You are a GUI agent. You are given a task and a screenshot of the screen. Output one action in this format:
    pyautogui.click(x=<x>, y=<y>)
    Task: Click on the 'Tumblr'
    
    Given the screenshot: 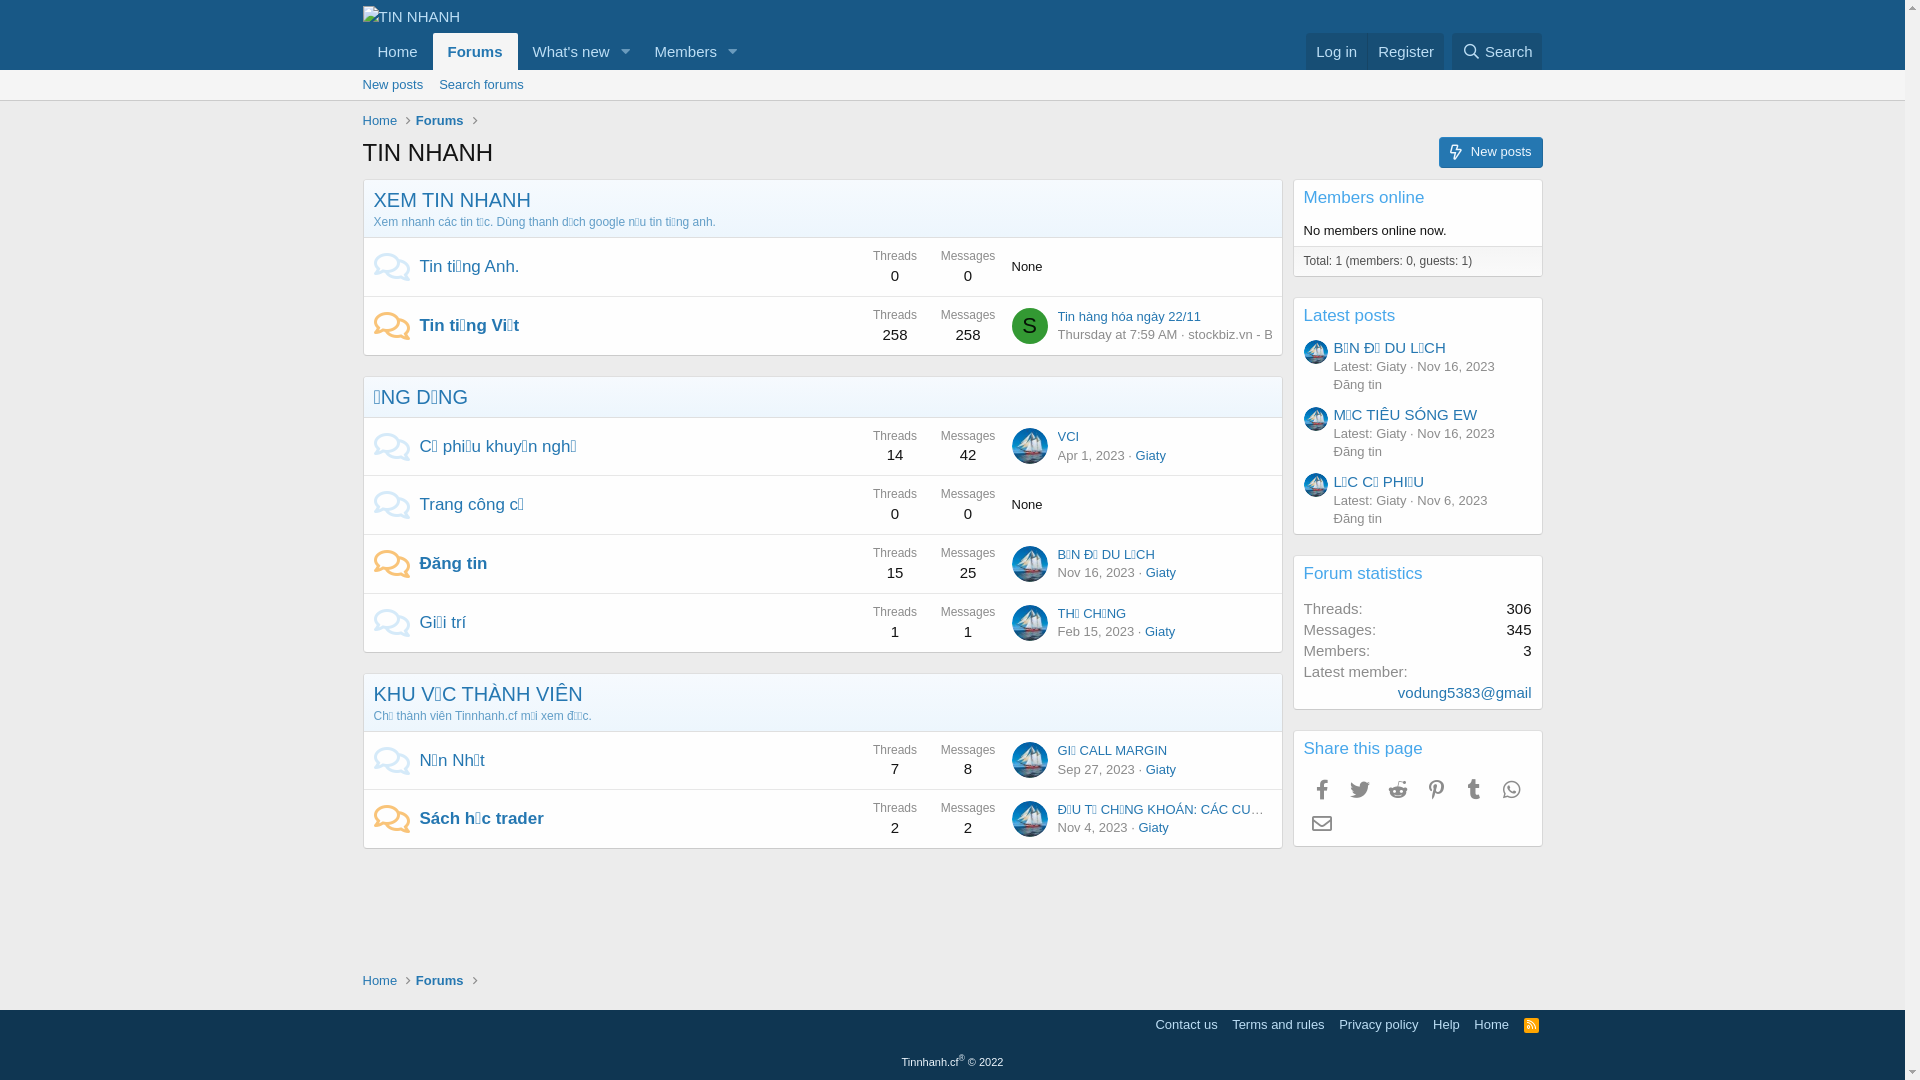 What is the action you would take?
    pyautogui.click(x=1473, y=789)
    